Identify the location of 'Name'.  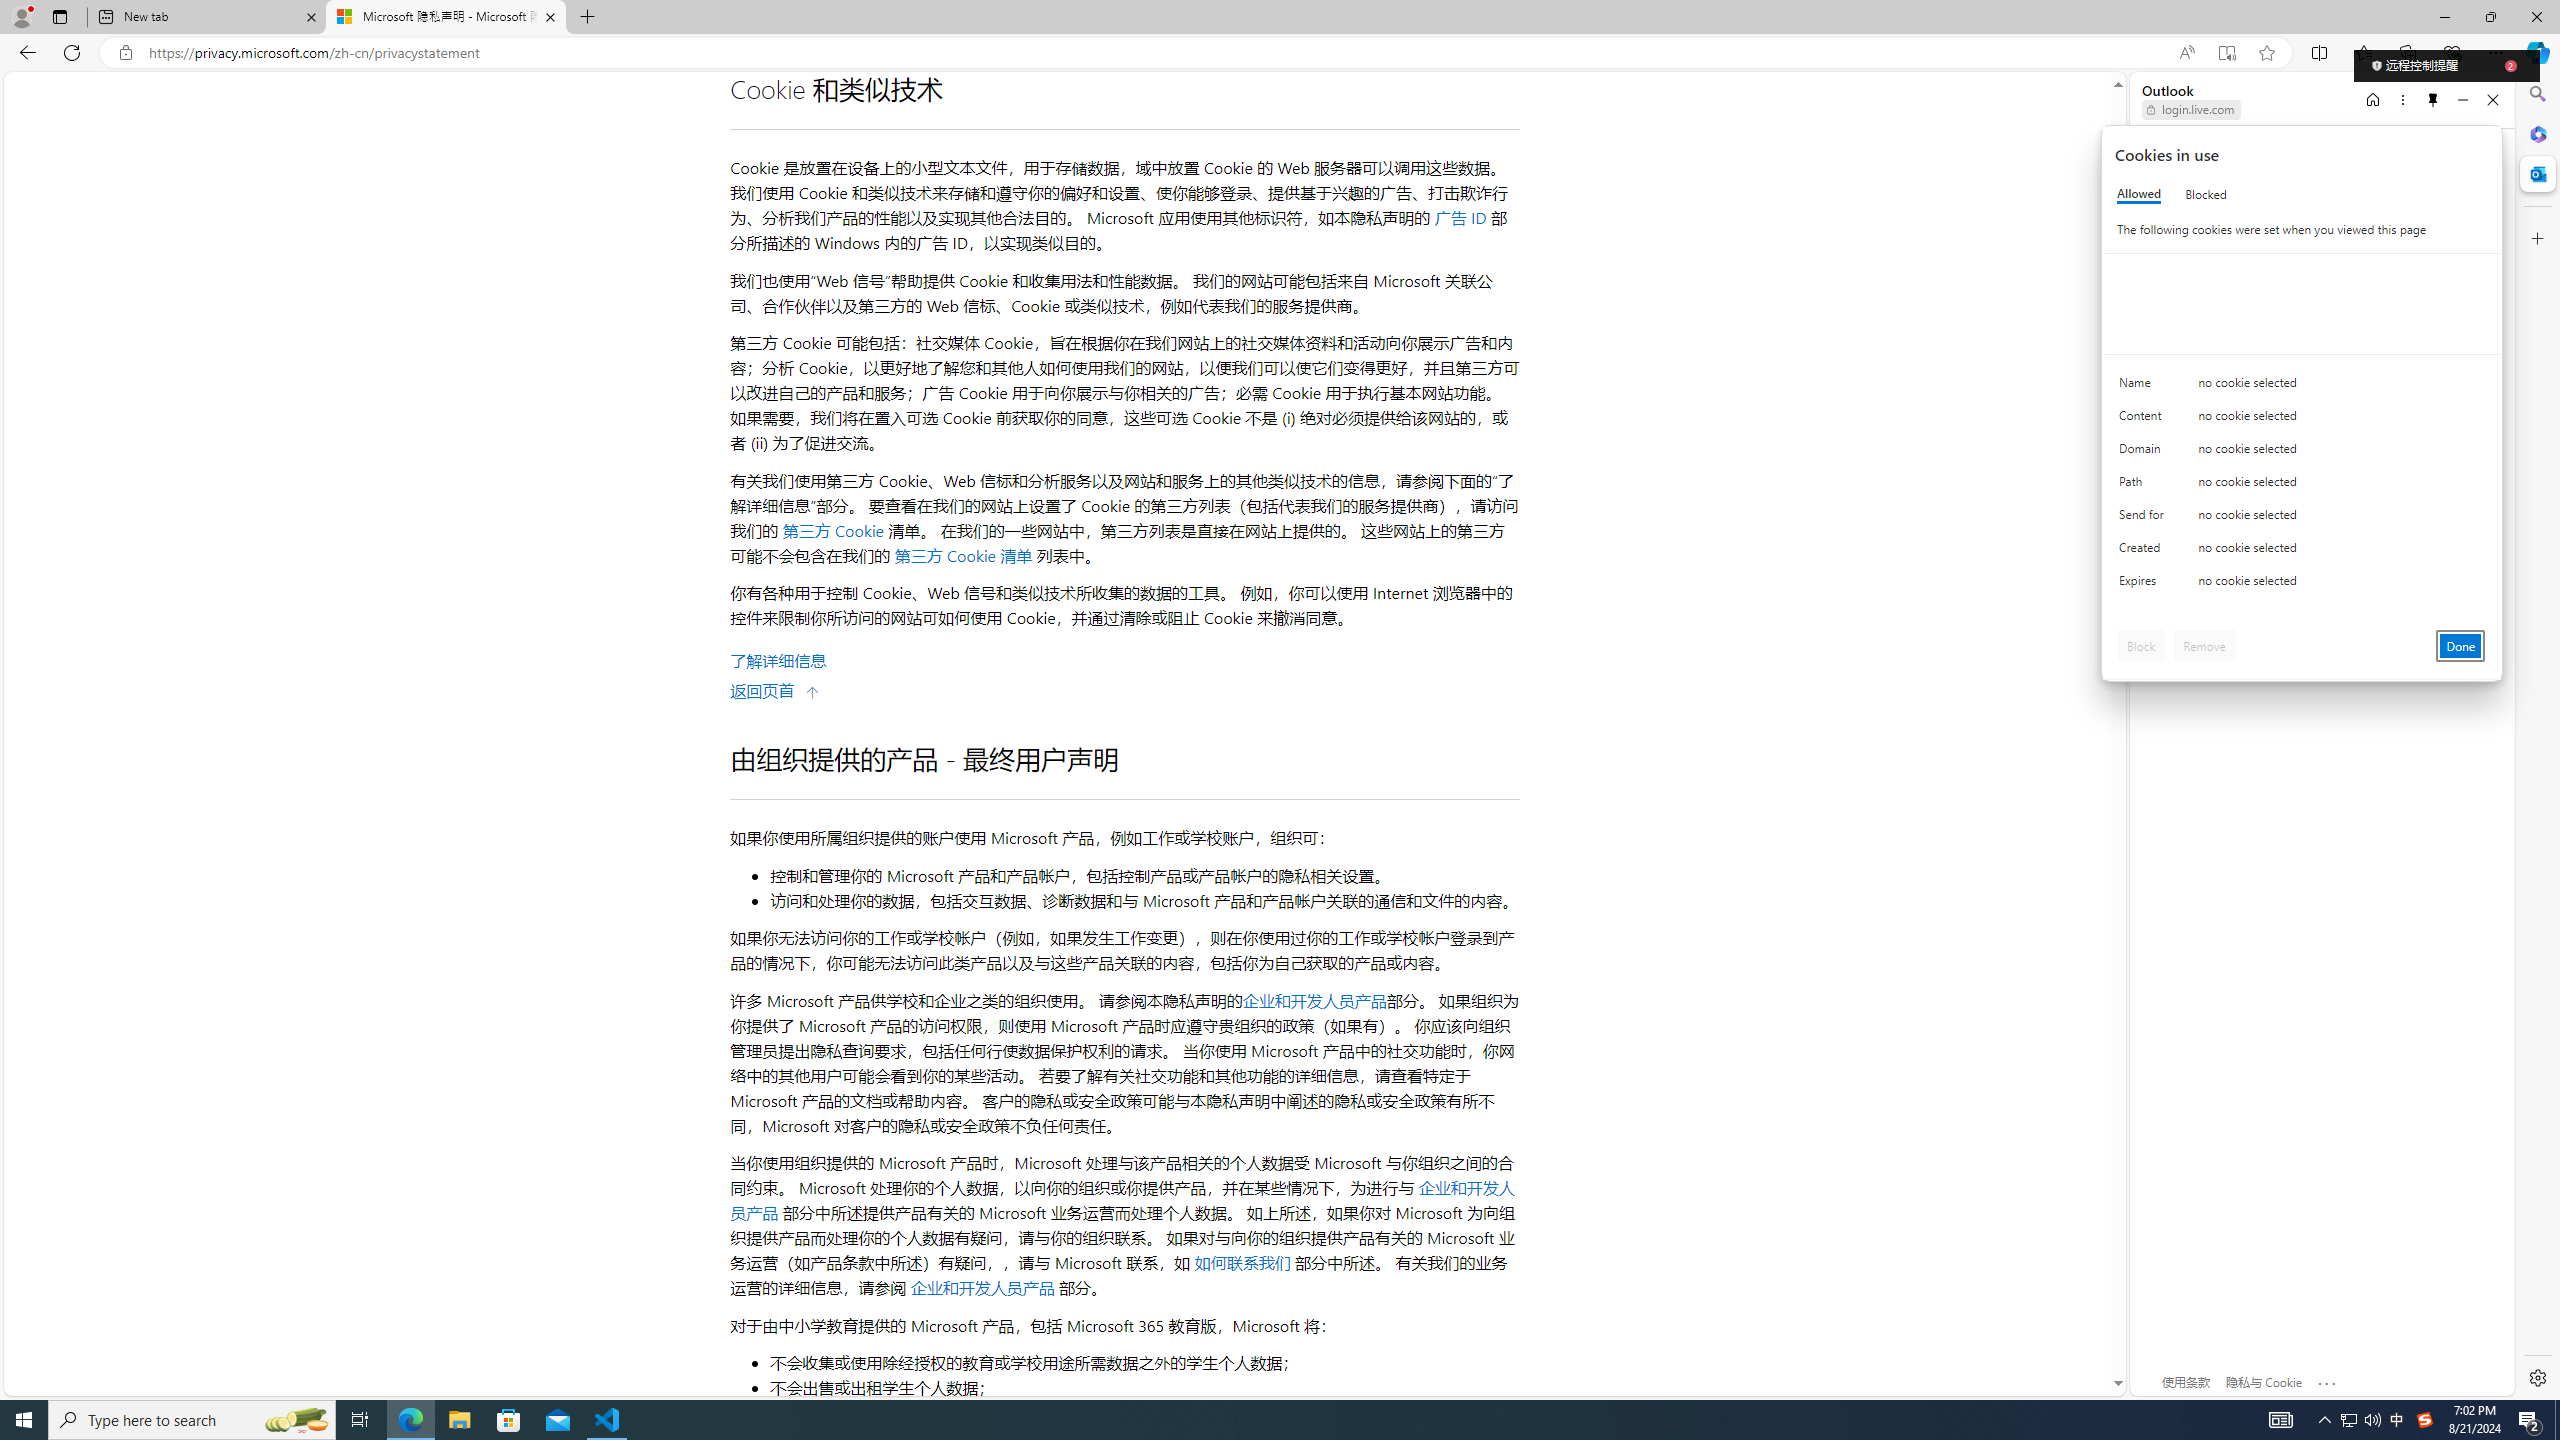
(2144, 386).